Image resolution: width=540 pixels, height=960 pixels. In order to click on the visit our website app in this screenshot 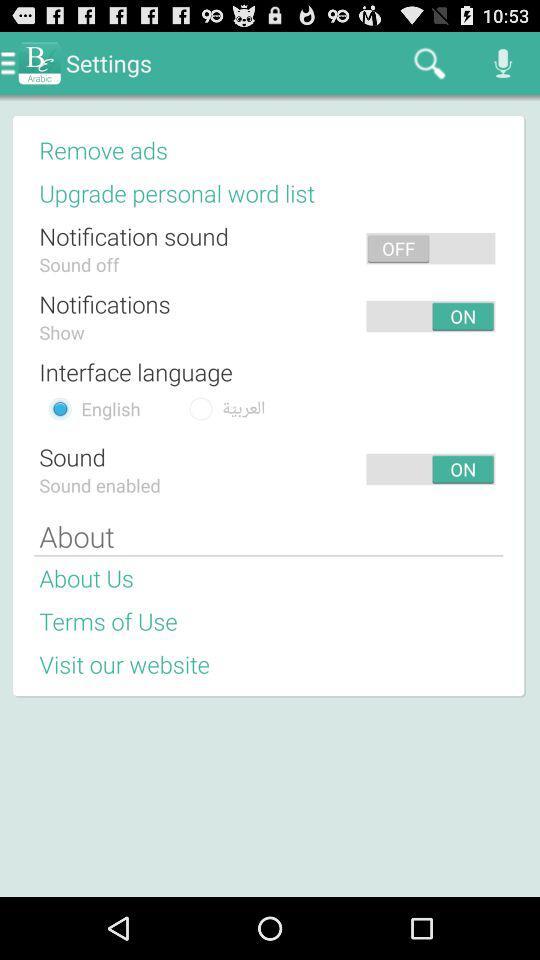, I will do `click(124, 664)`.